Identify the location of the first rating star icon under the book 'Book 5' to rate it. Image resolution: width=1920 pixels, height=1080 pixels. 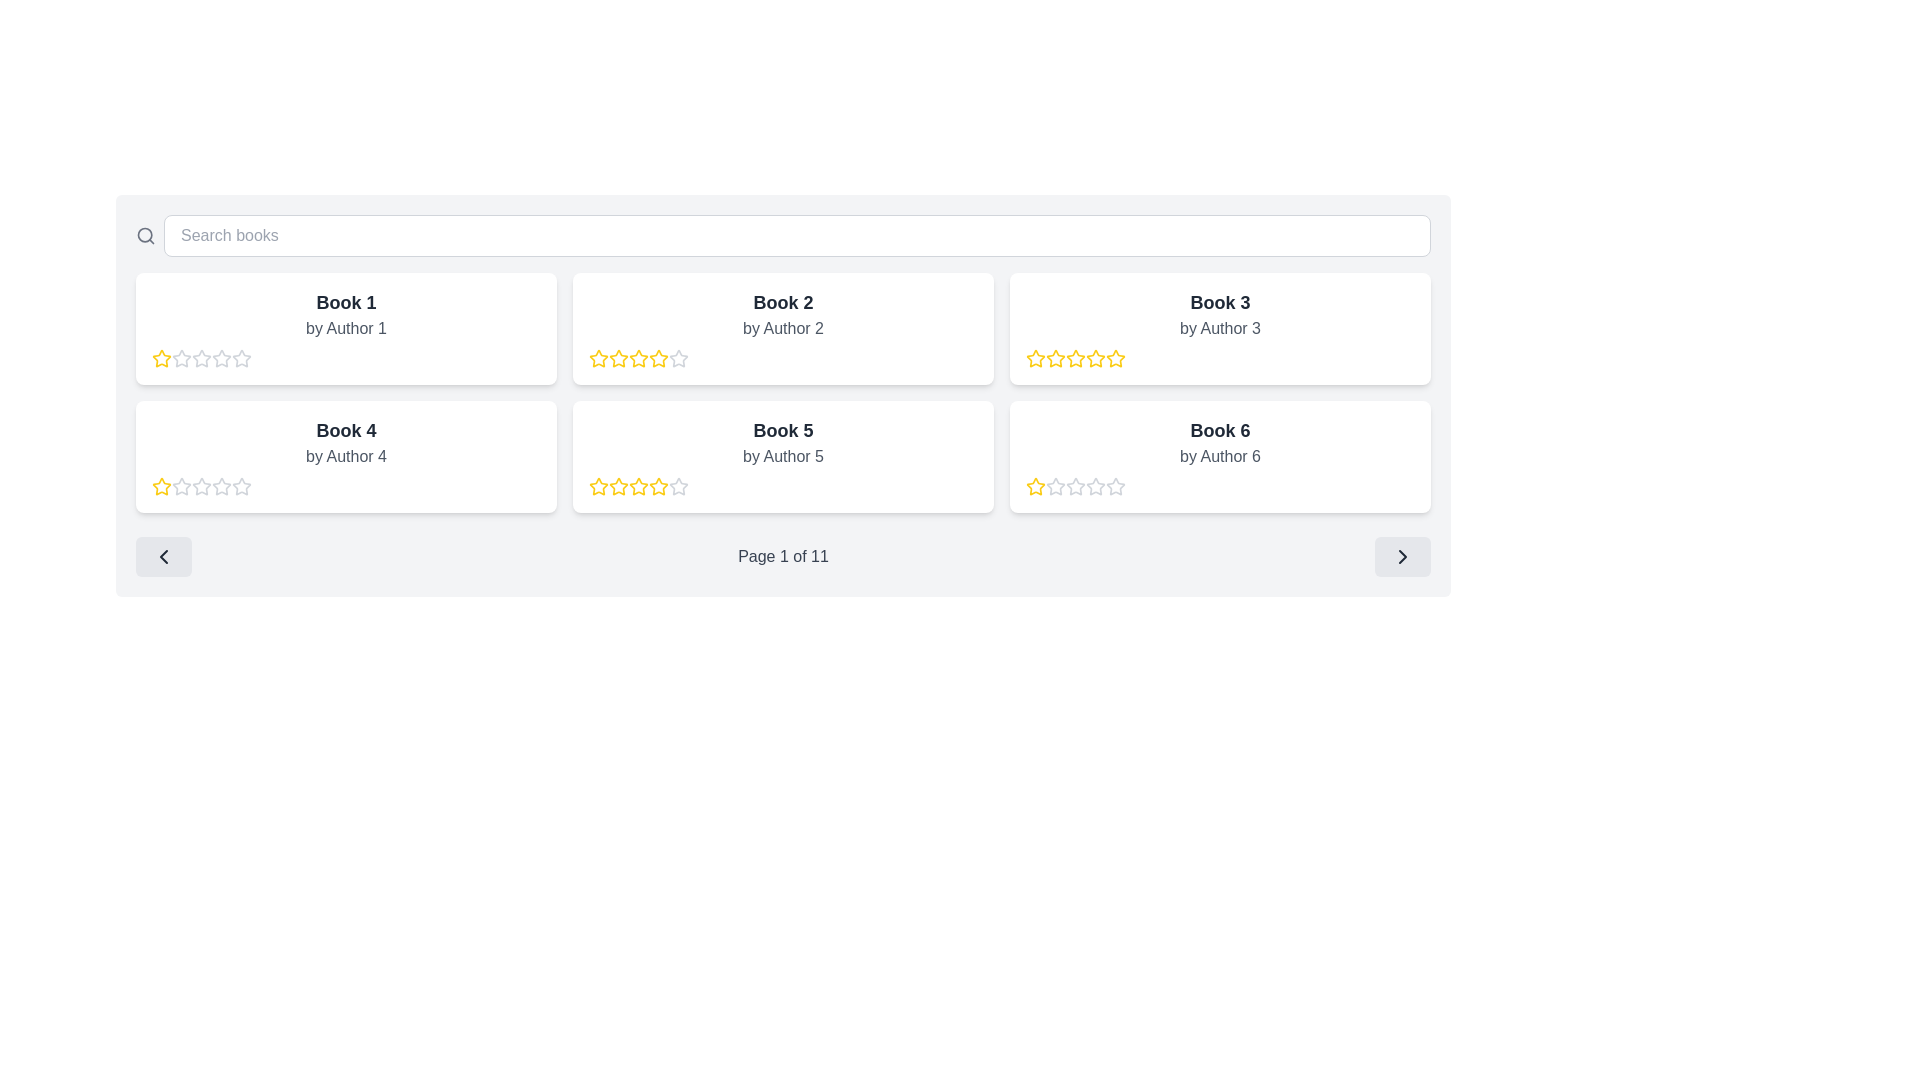
(598, 486).